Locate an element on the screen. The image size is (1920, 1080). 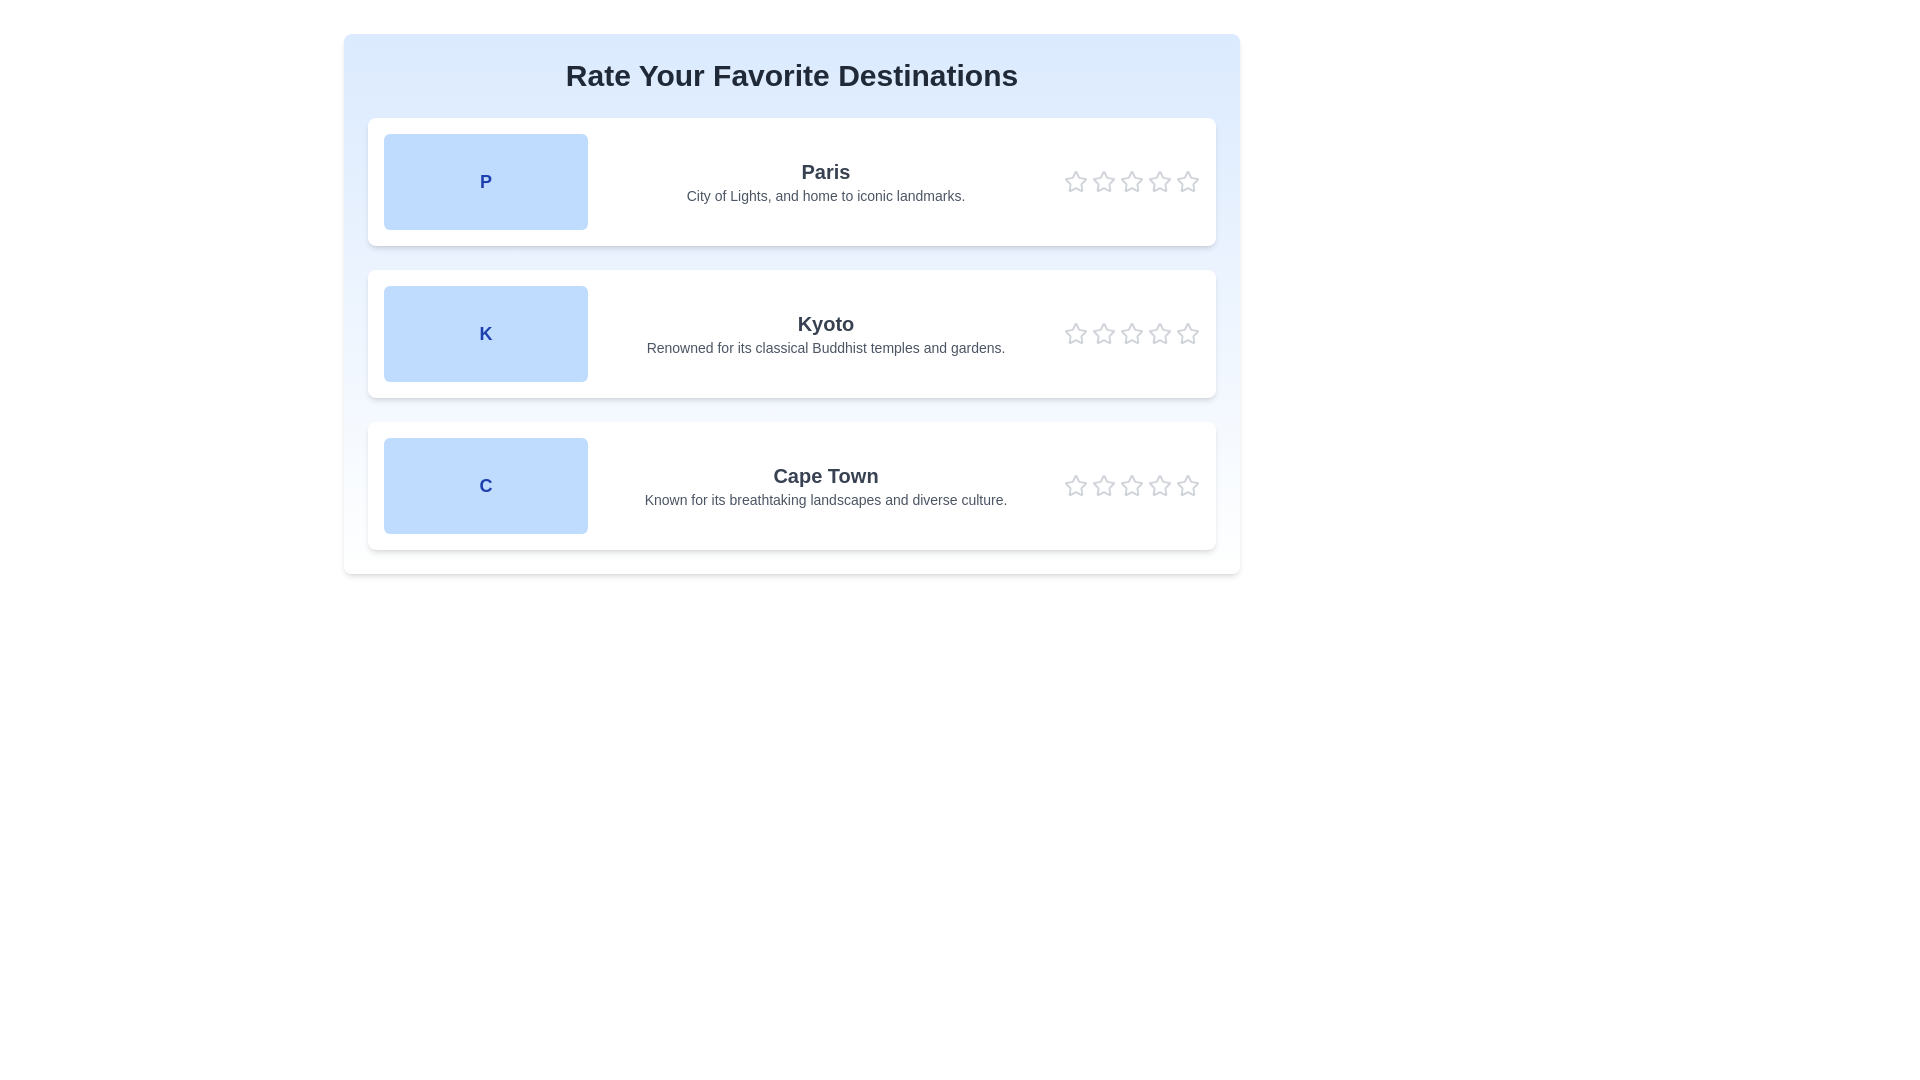
the highlighted card for 'Kyoto' in the list of destination options is located at coordinates (791, 304).